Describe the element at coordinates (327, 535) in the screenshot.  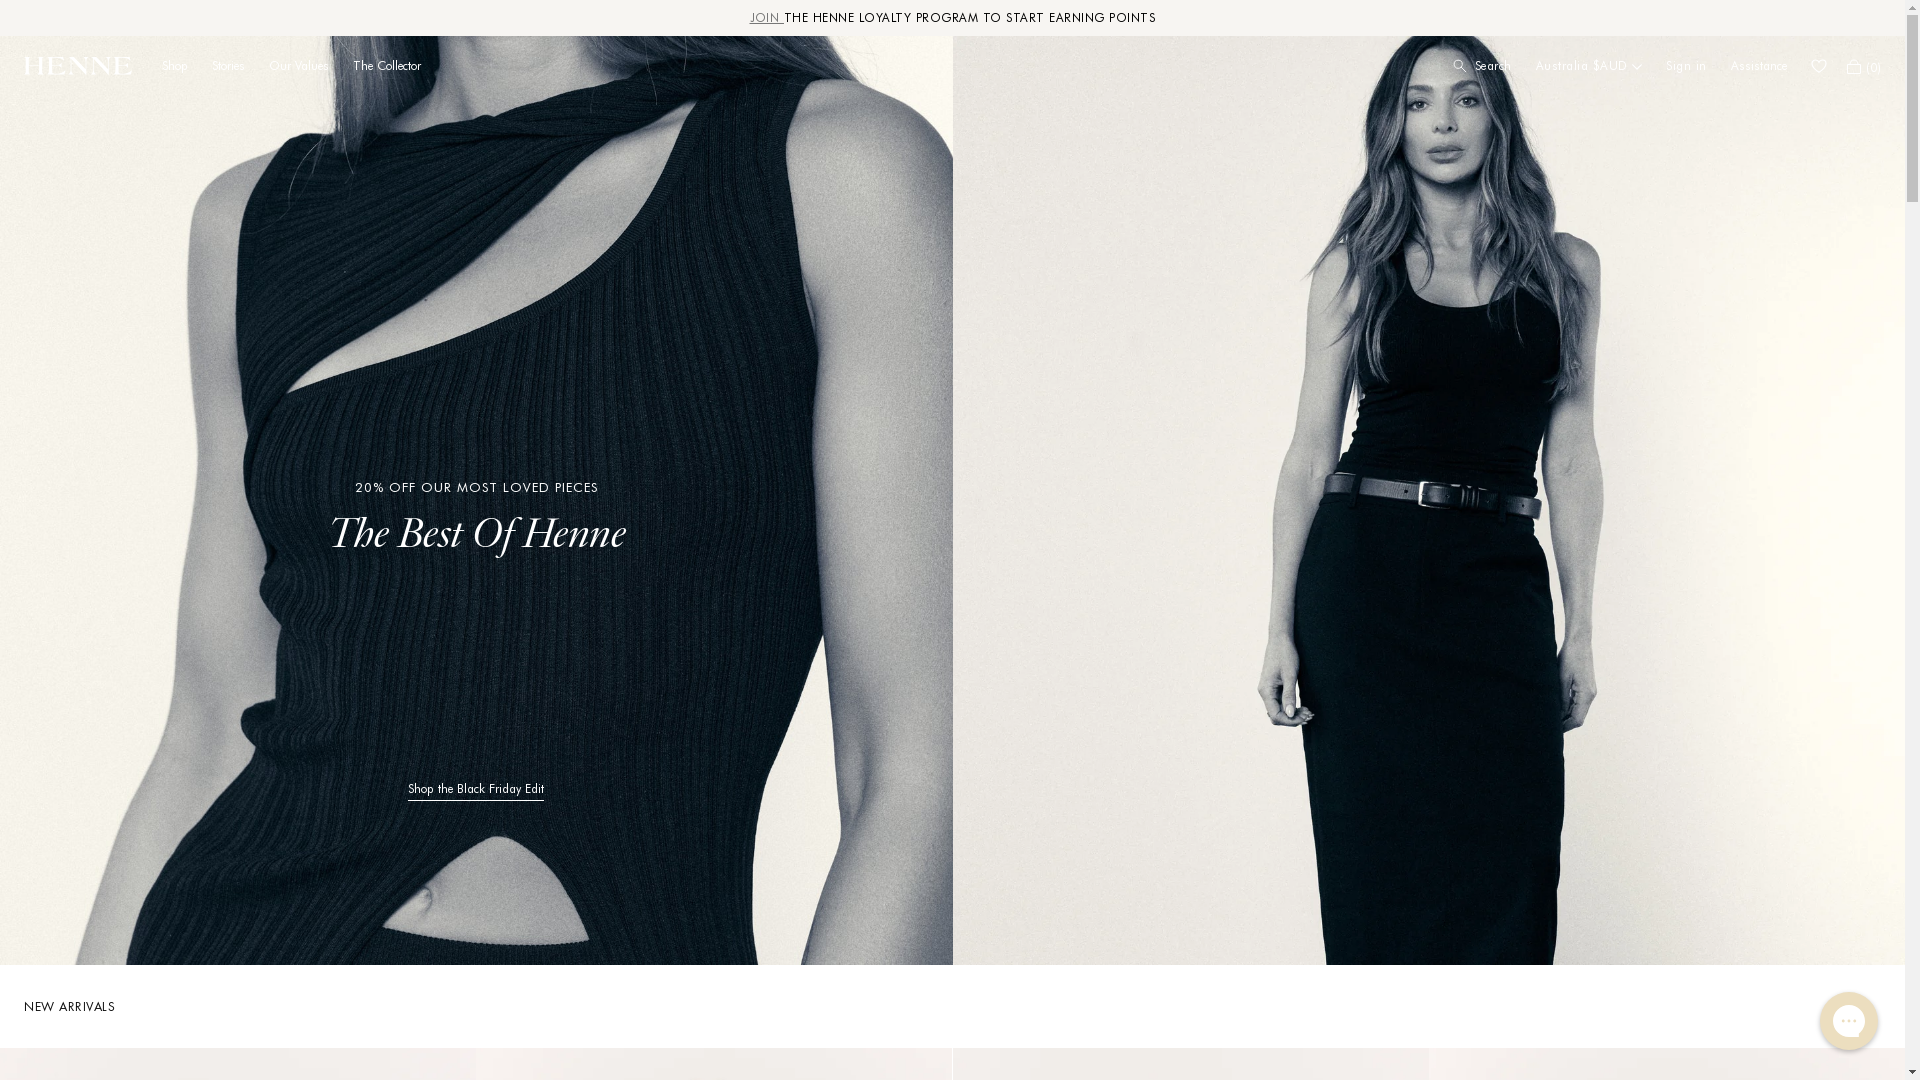
I see `'The Best Of Henne'` at that location.